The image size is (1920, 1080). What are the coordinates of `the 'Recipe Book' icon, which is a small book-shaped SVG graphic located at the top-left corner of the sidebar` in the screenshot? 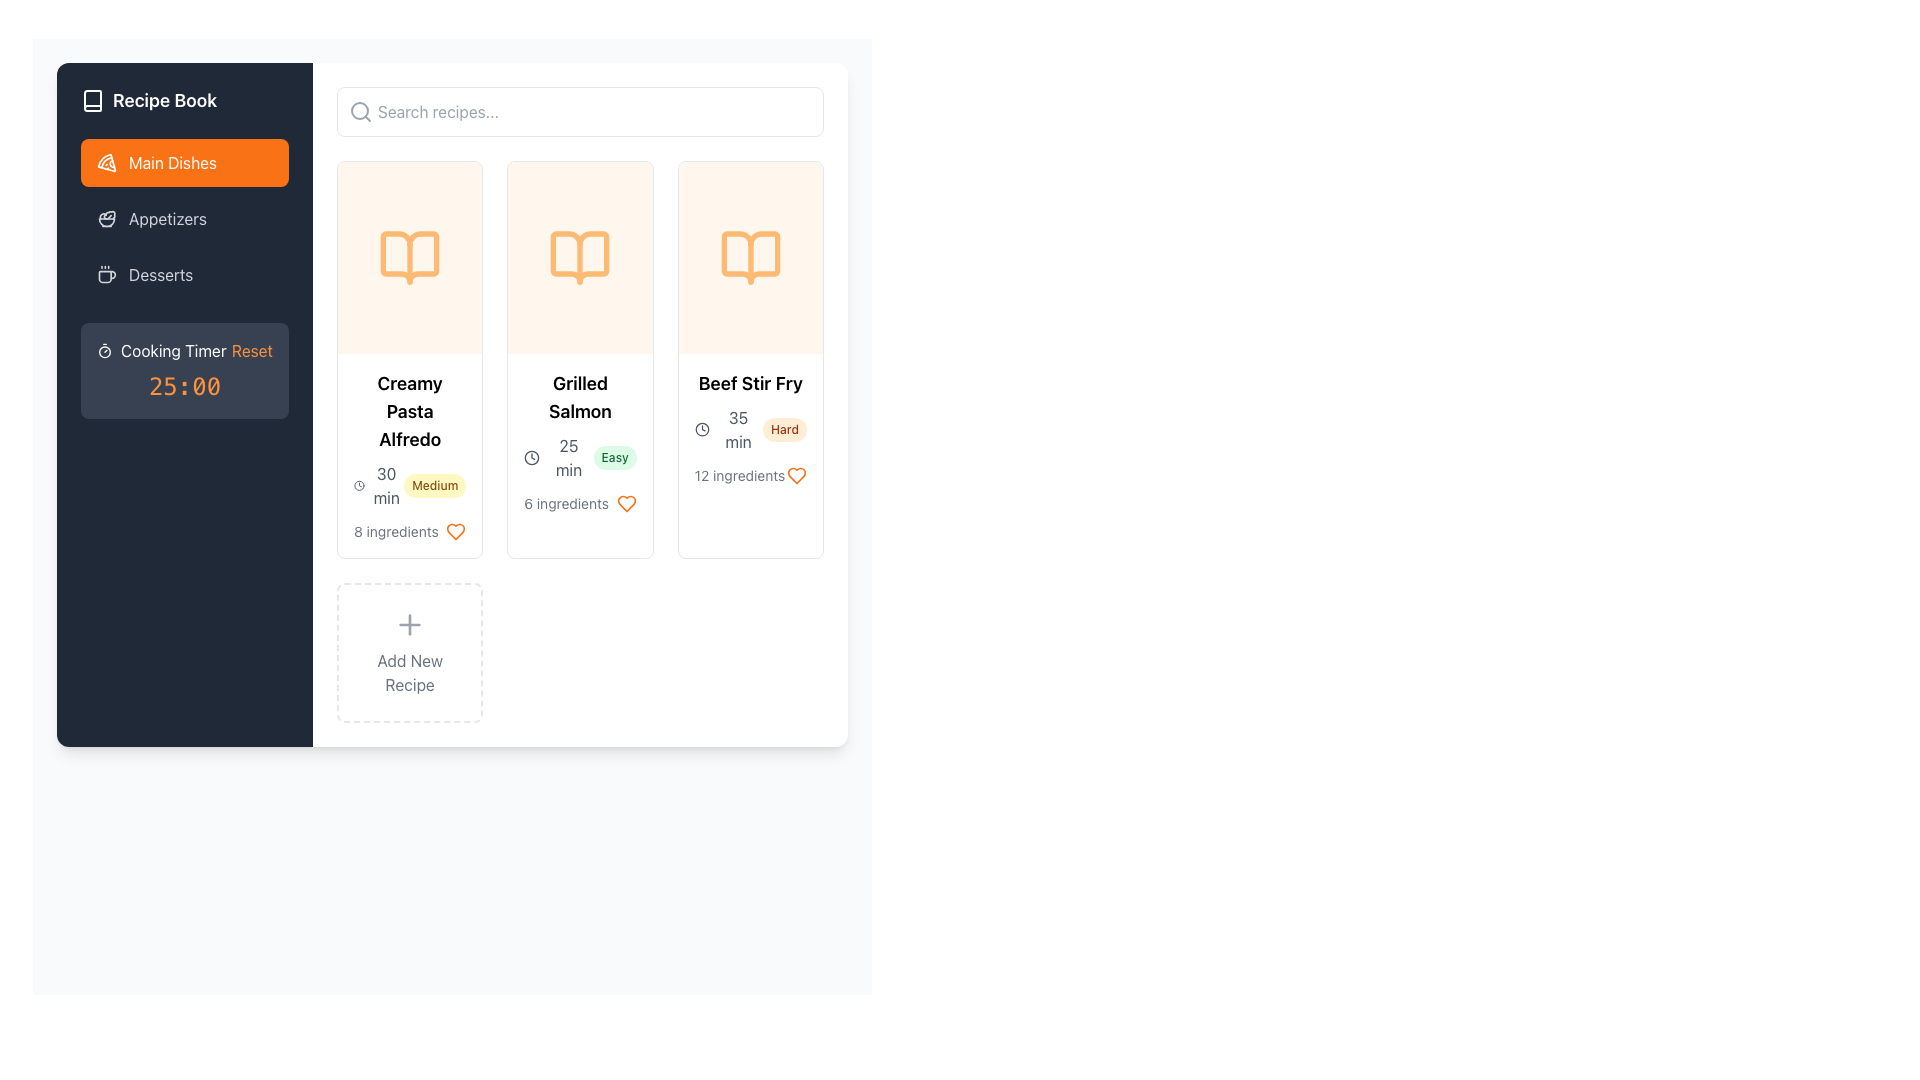 It's located at (91, 100).